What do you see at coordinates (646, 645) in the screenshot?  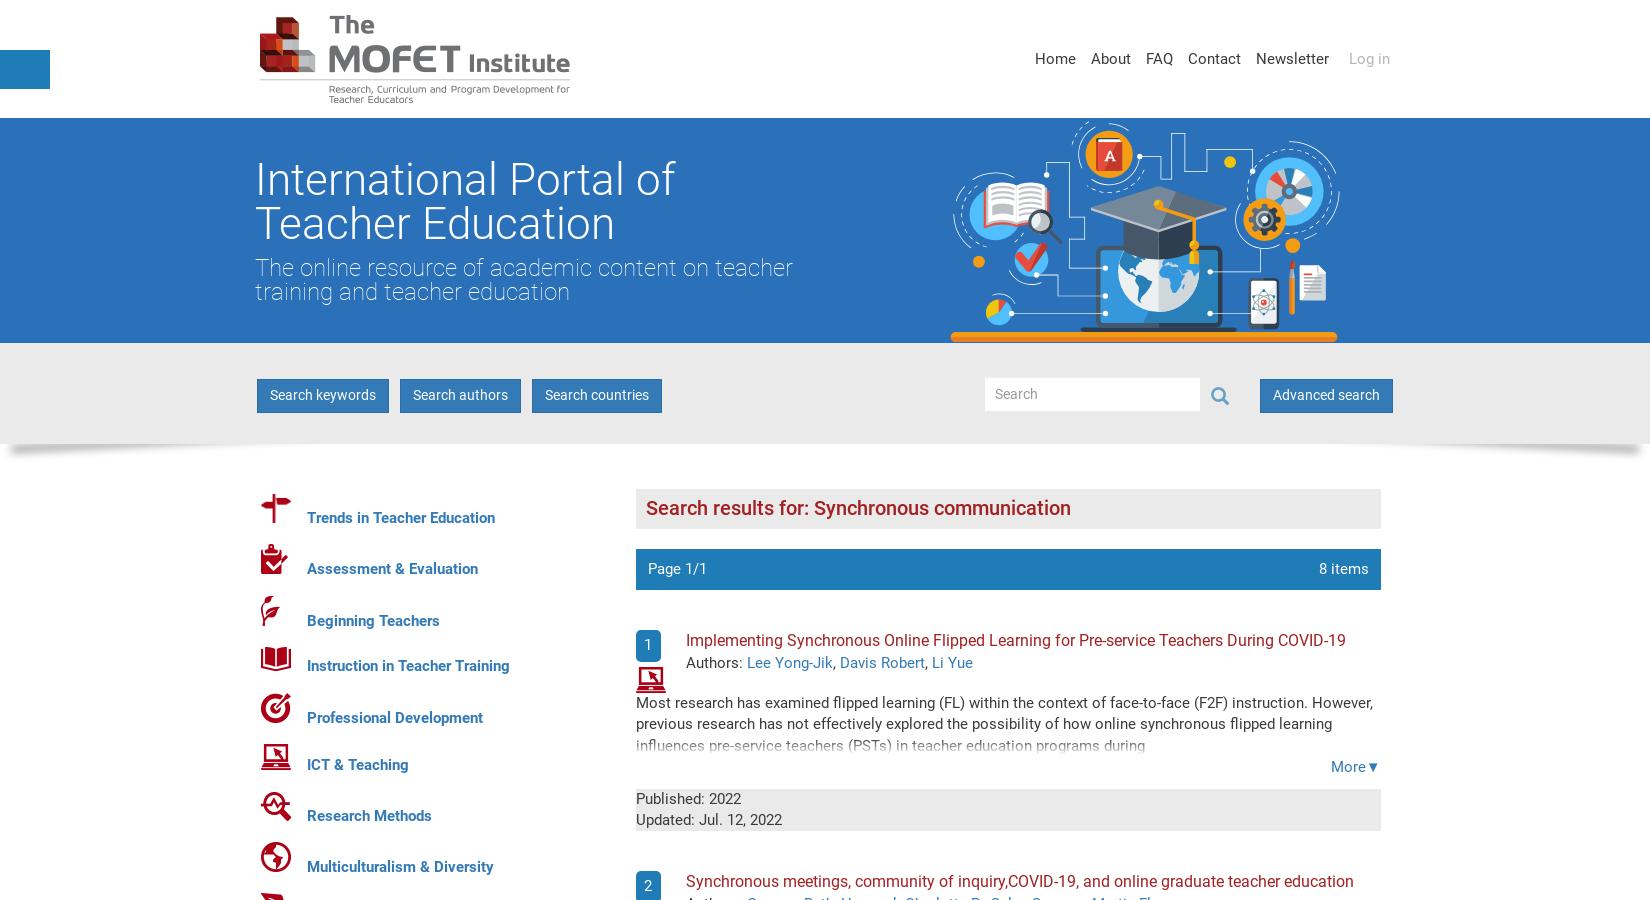 I see `'1'` at bounding box center [646, 645].